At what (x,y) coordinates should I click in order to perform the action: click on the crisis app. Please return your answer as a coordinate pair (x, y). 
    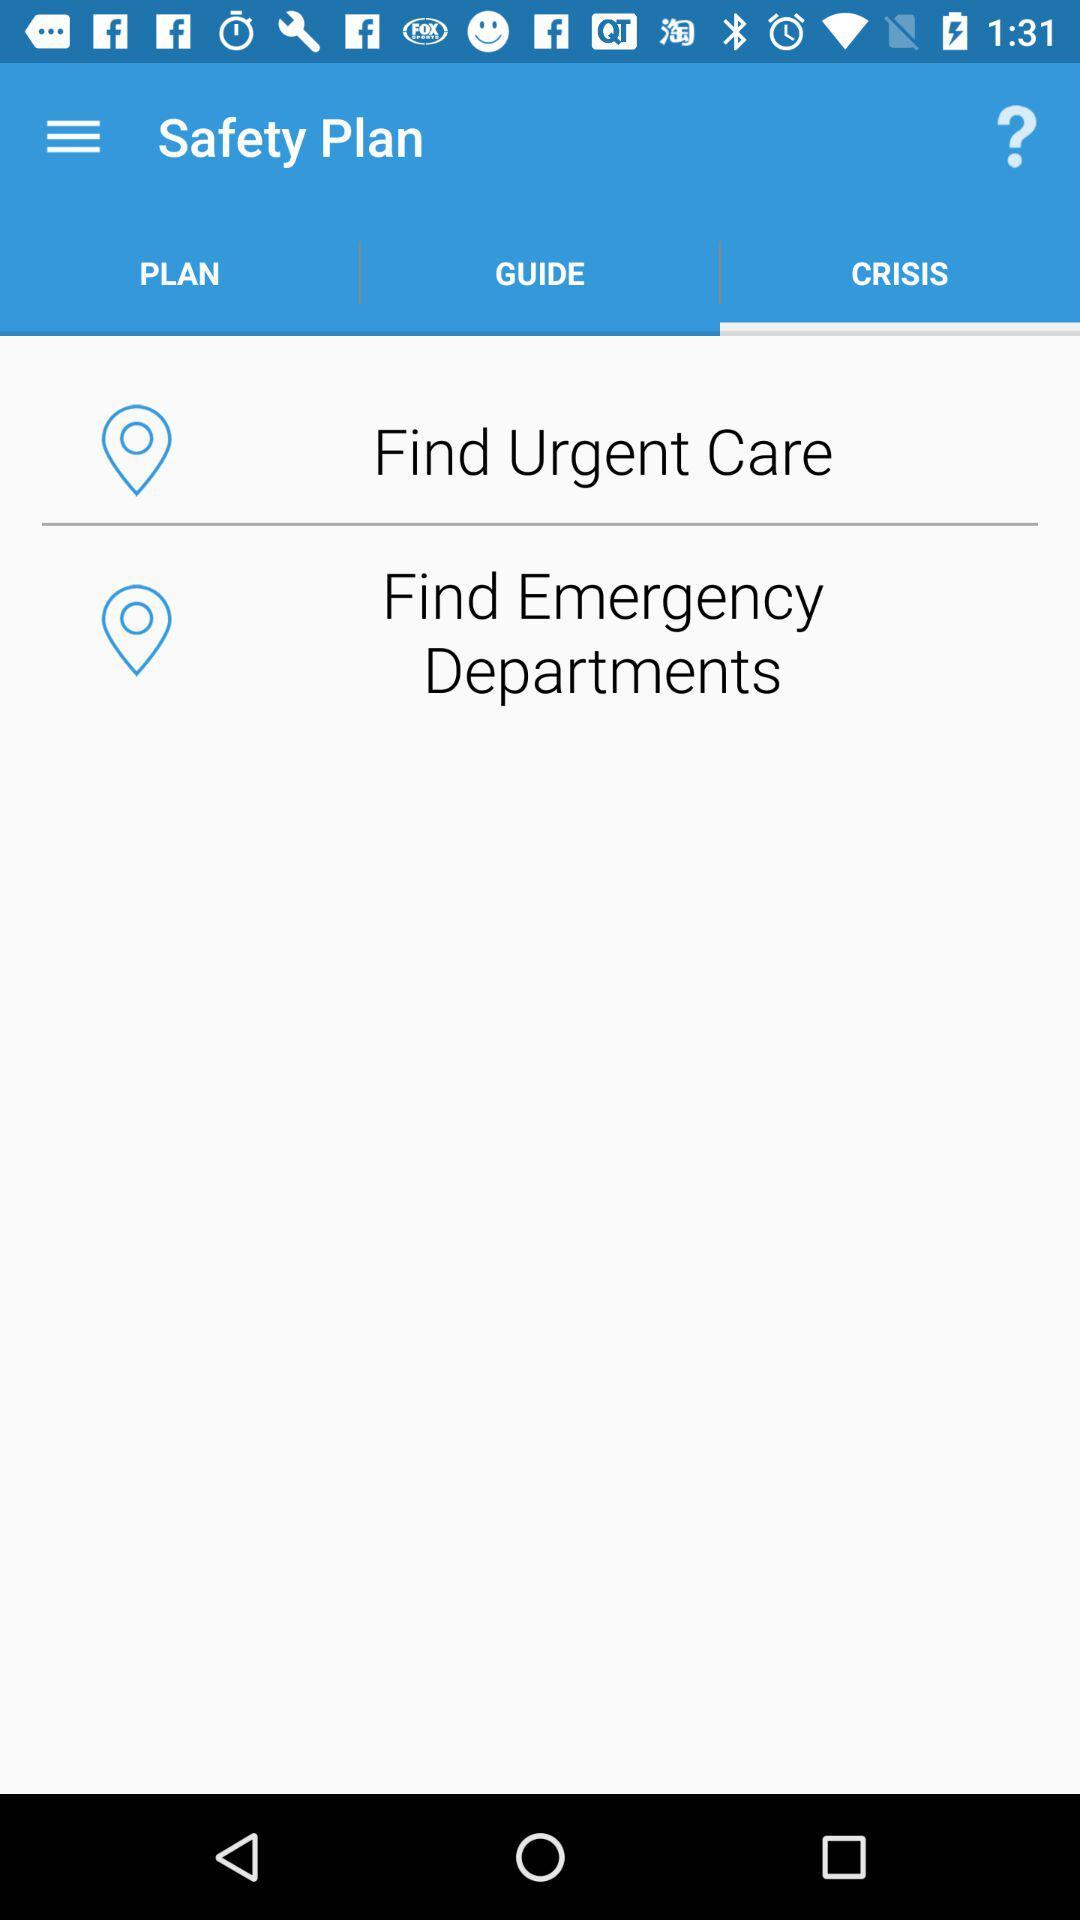
    Looking at the image, I should click on (898, 272).